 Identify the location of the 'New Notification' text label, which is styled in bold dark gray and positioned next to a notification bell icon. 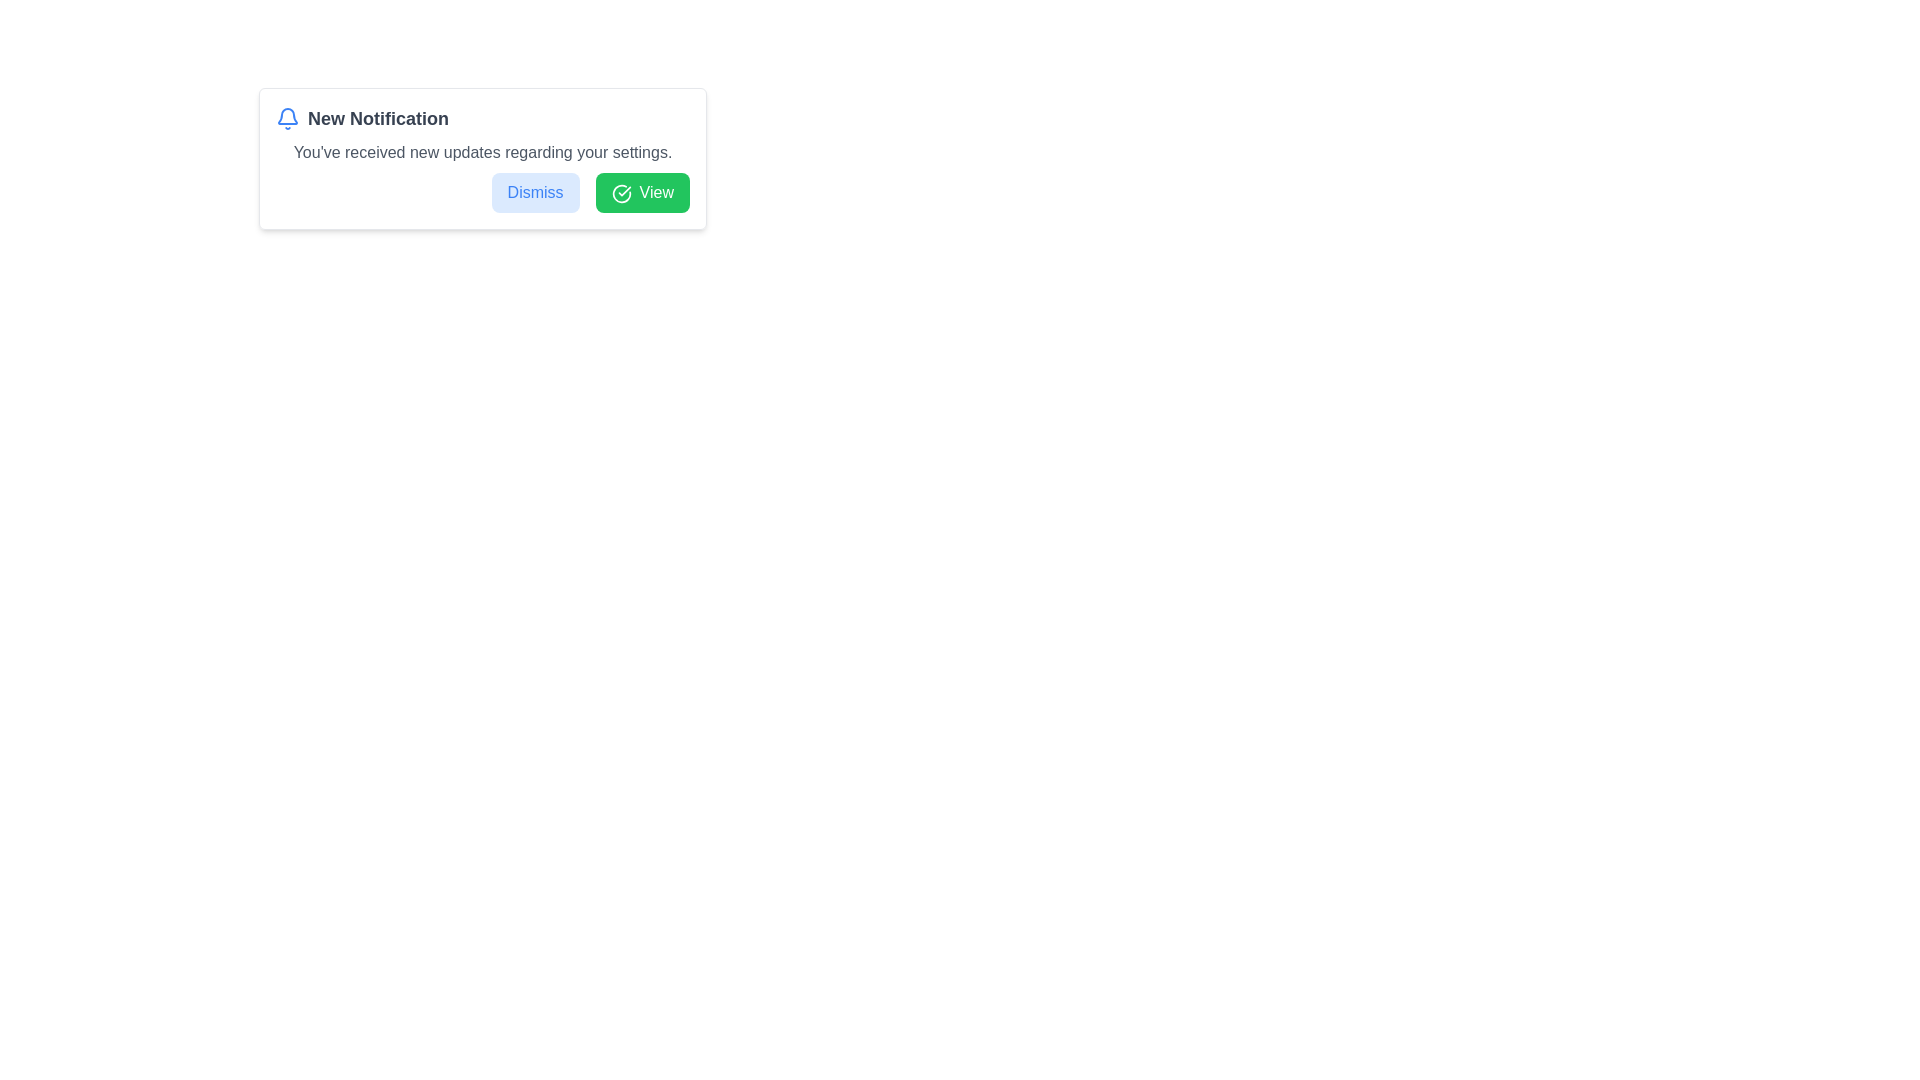
(378, 119).